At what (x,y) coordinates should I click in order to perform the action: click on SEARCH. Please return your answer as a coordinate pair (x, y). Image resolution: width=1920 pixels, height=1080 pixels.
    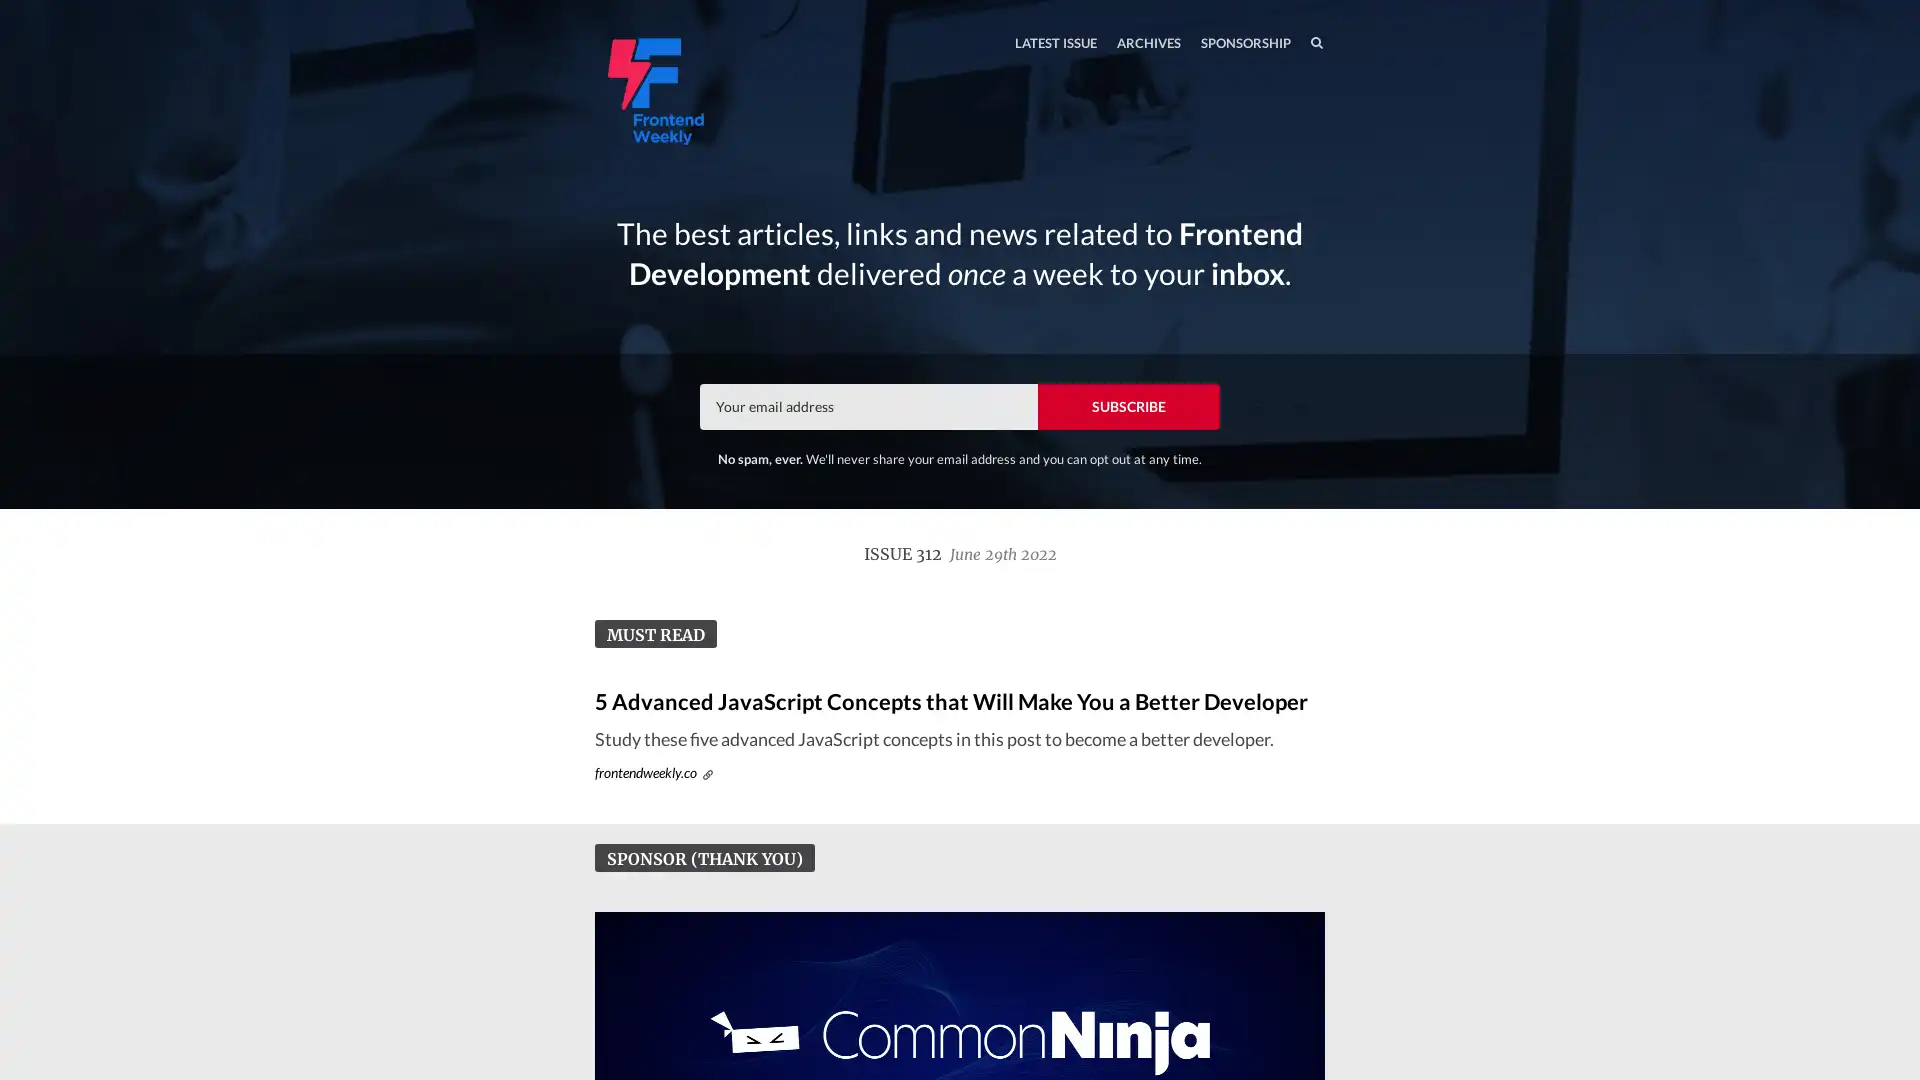
    Looking at the image, I should click on (1274, 42).